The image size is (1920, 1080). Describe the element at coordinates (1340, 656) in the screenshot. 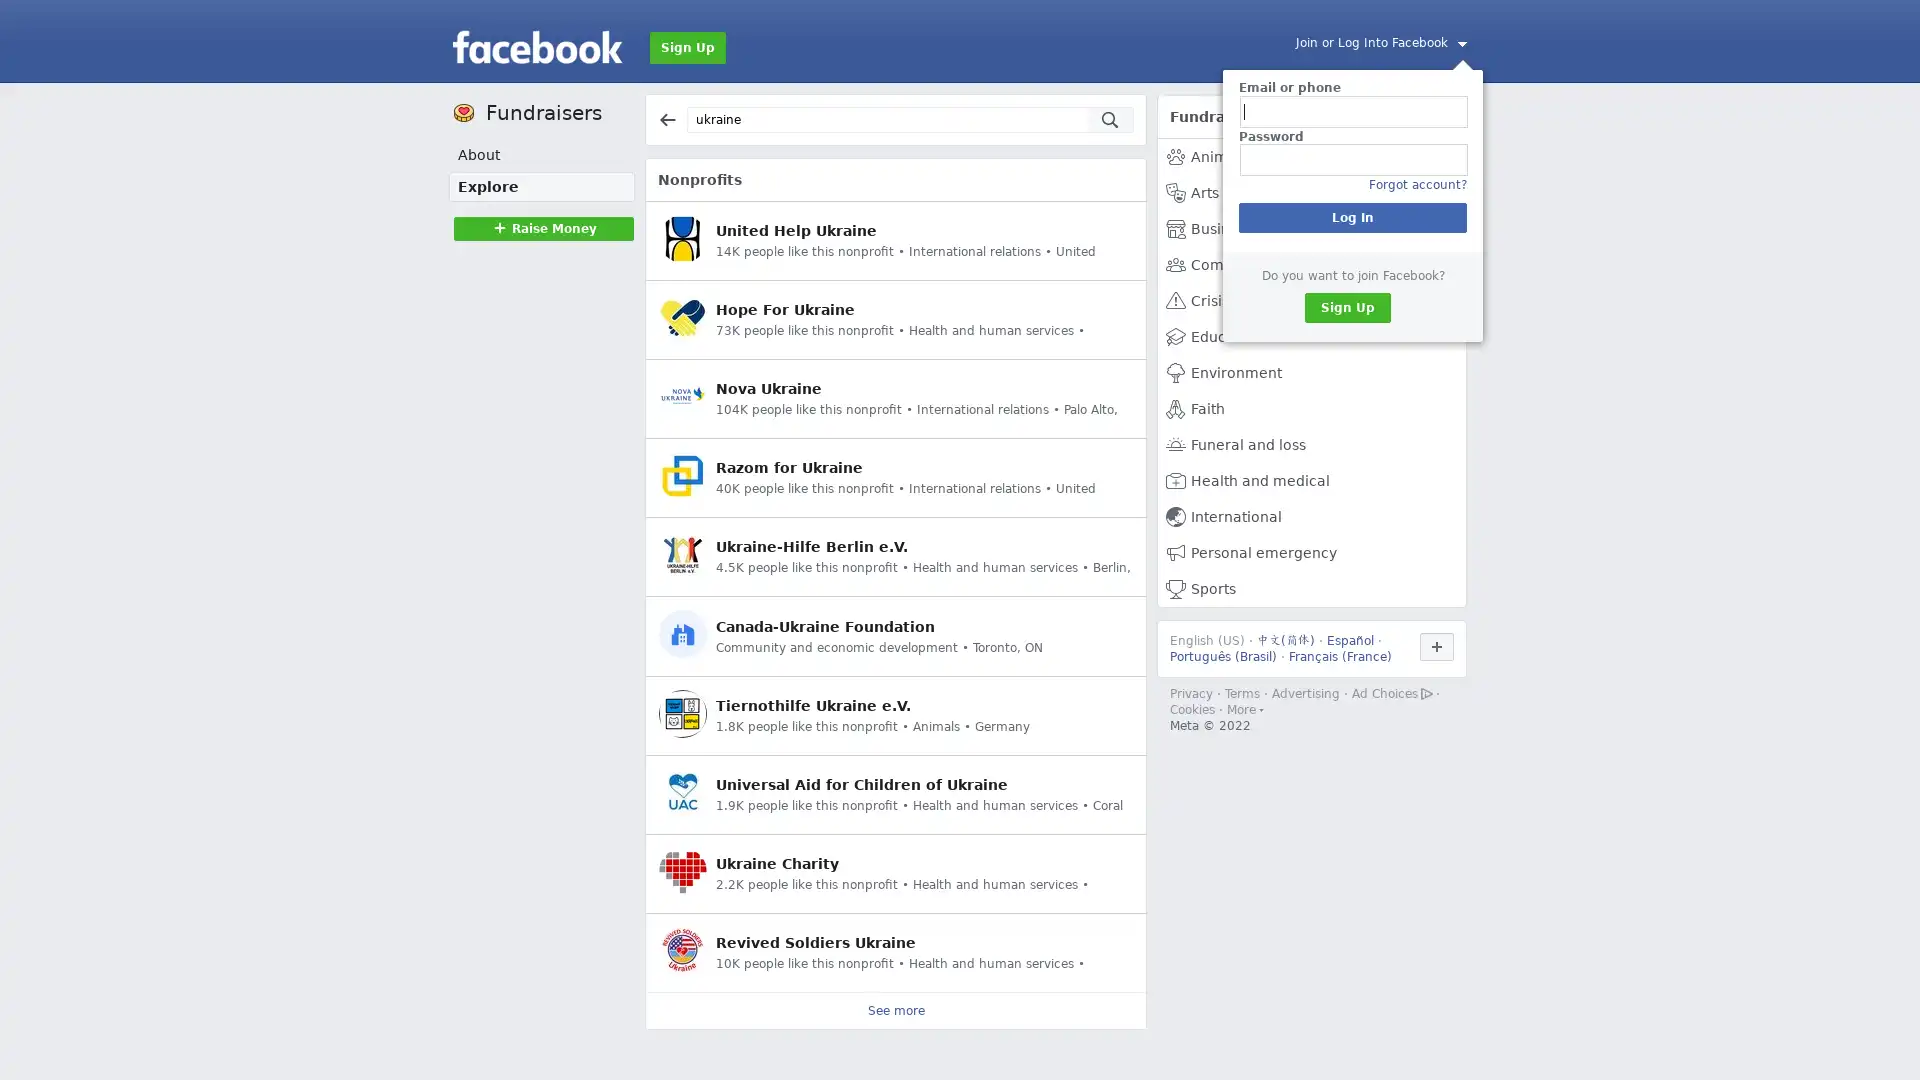

I see `Francais (France)` at that location.